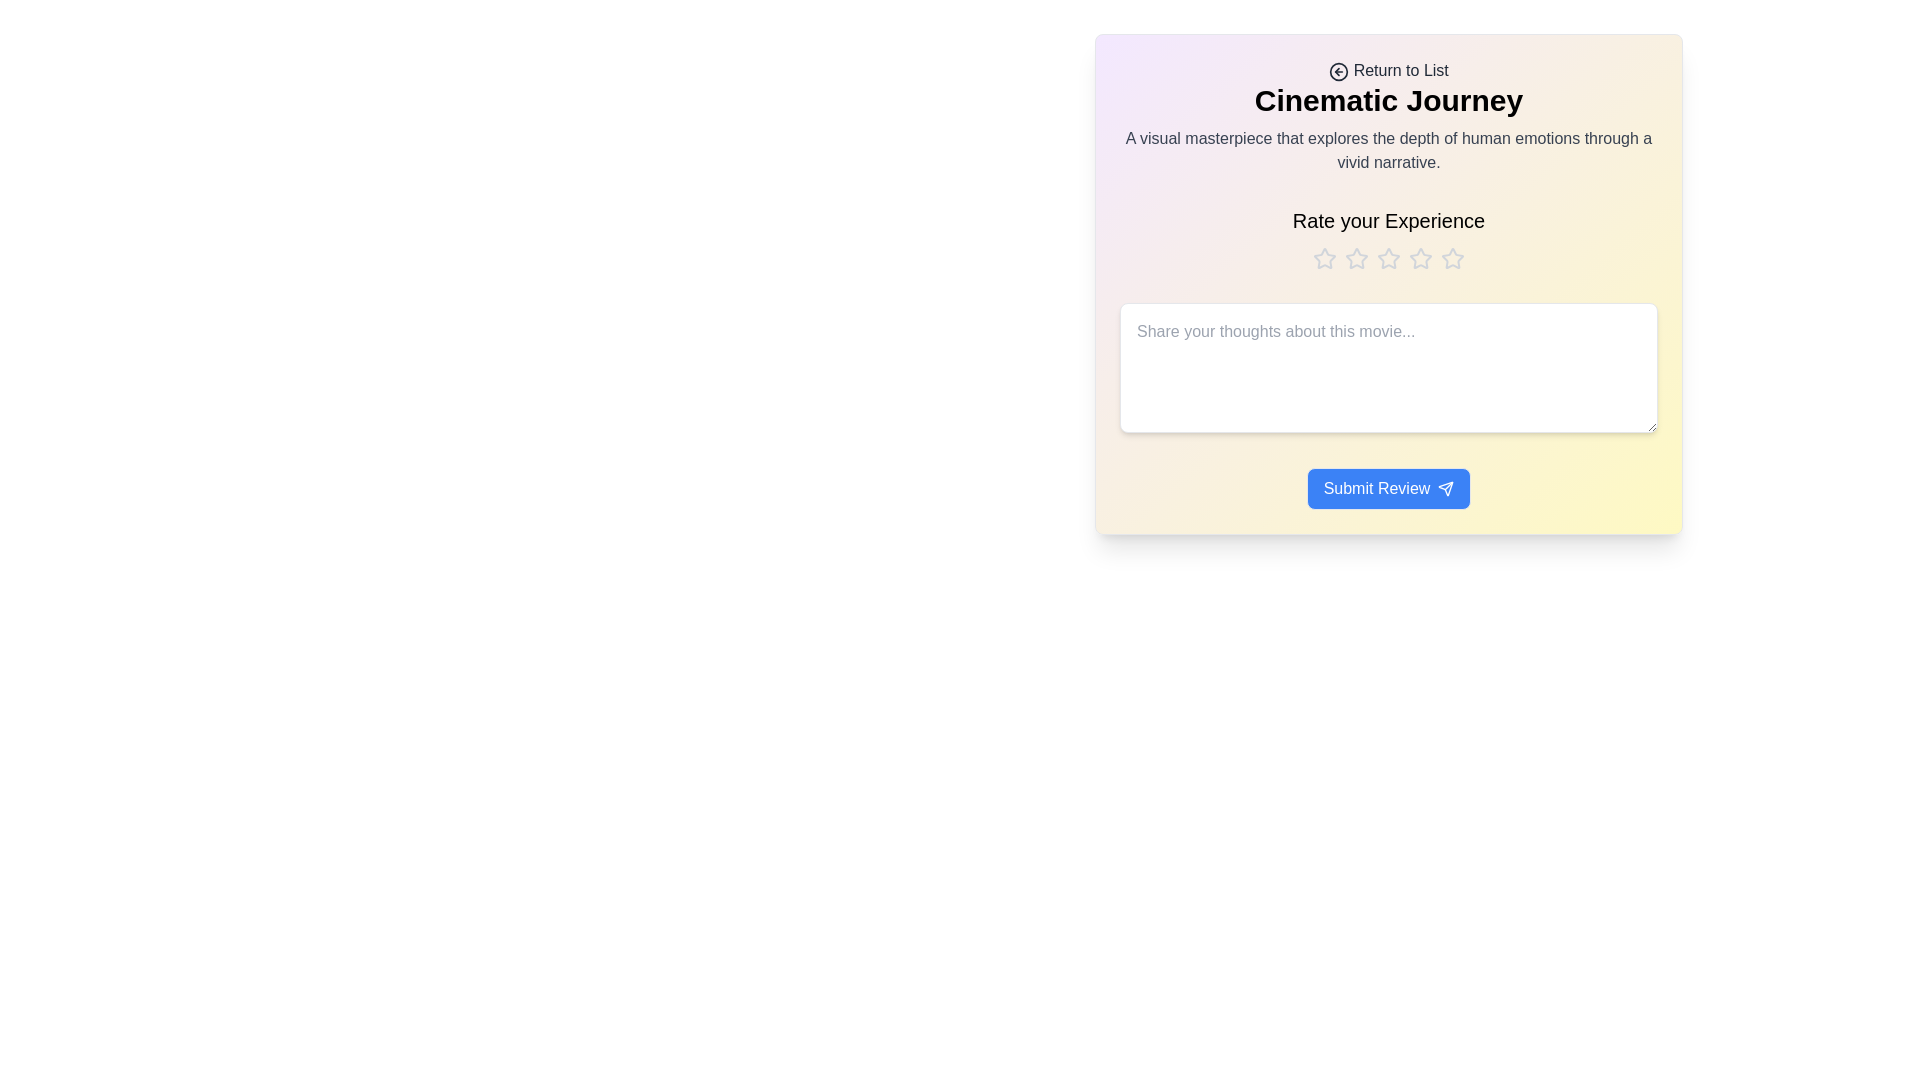 The height and width of the screenshot is (1080, 1920). I want to click on the 'Return to List' hyperlink styled as a button located at the top-left of the card interface, so click(1387, 69).